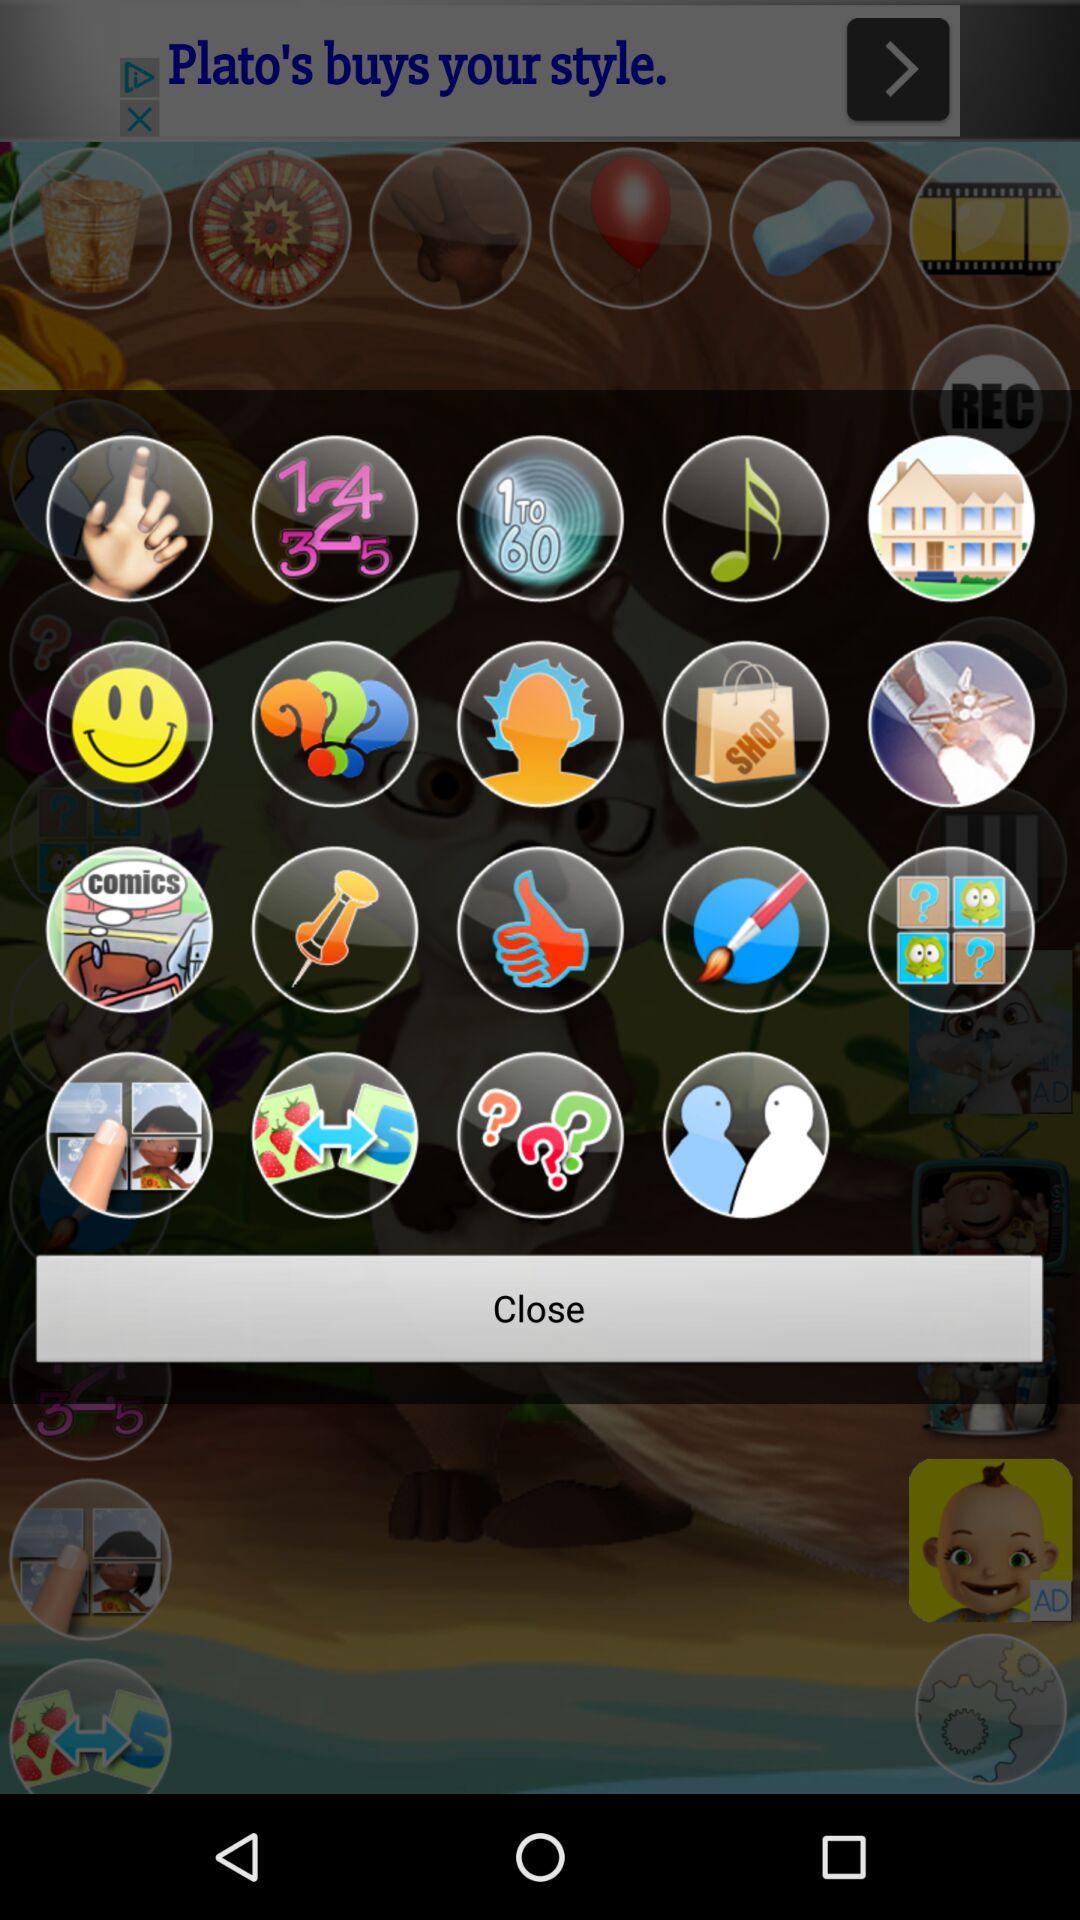  Describe the element at coordinates (128, 723) in the screenshot. I see `a learning script` at that location.